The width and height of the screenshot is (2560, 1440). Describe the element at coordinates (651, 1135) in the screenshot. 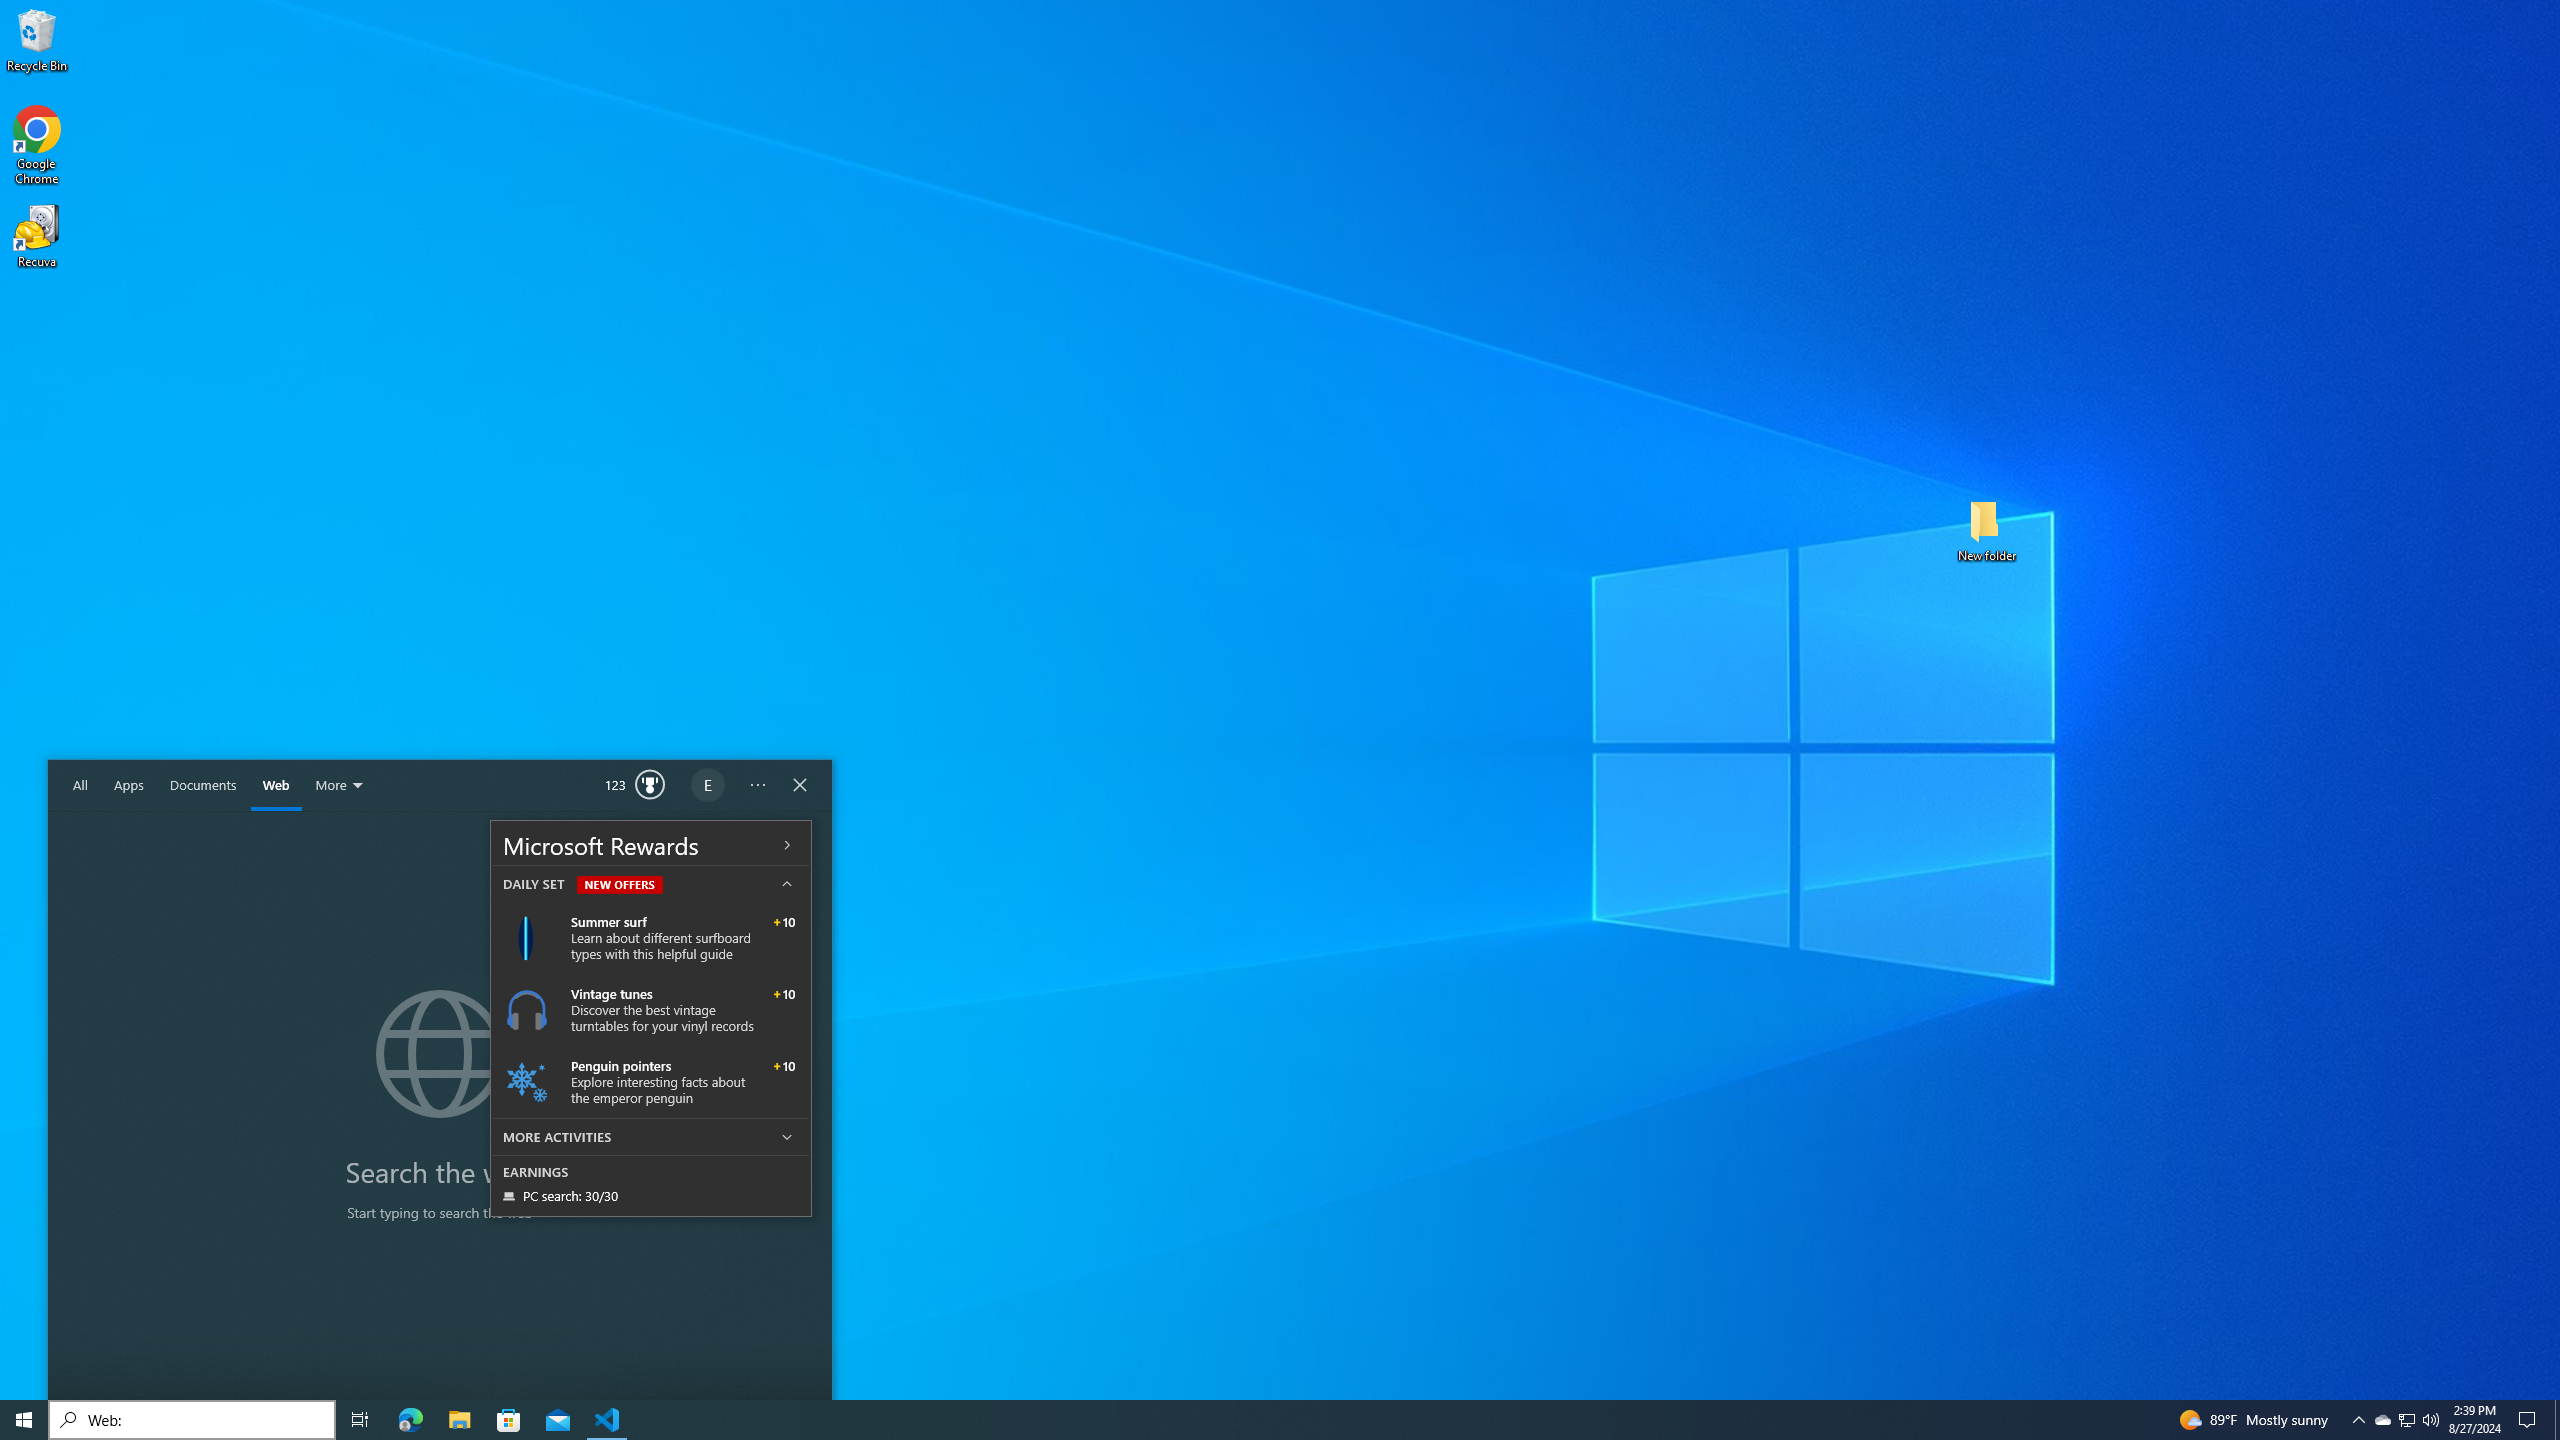

I see `'MORE ACTIVITIES'` at that location.